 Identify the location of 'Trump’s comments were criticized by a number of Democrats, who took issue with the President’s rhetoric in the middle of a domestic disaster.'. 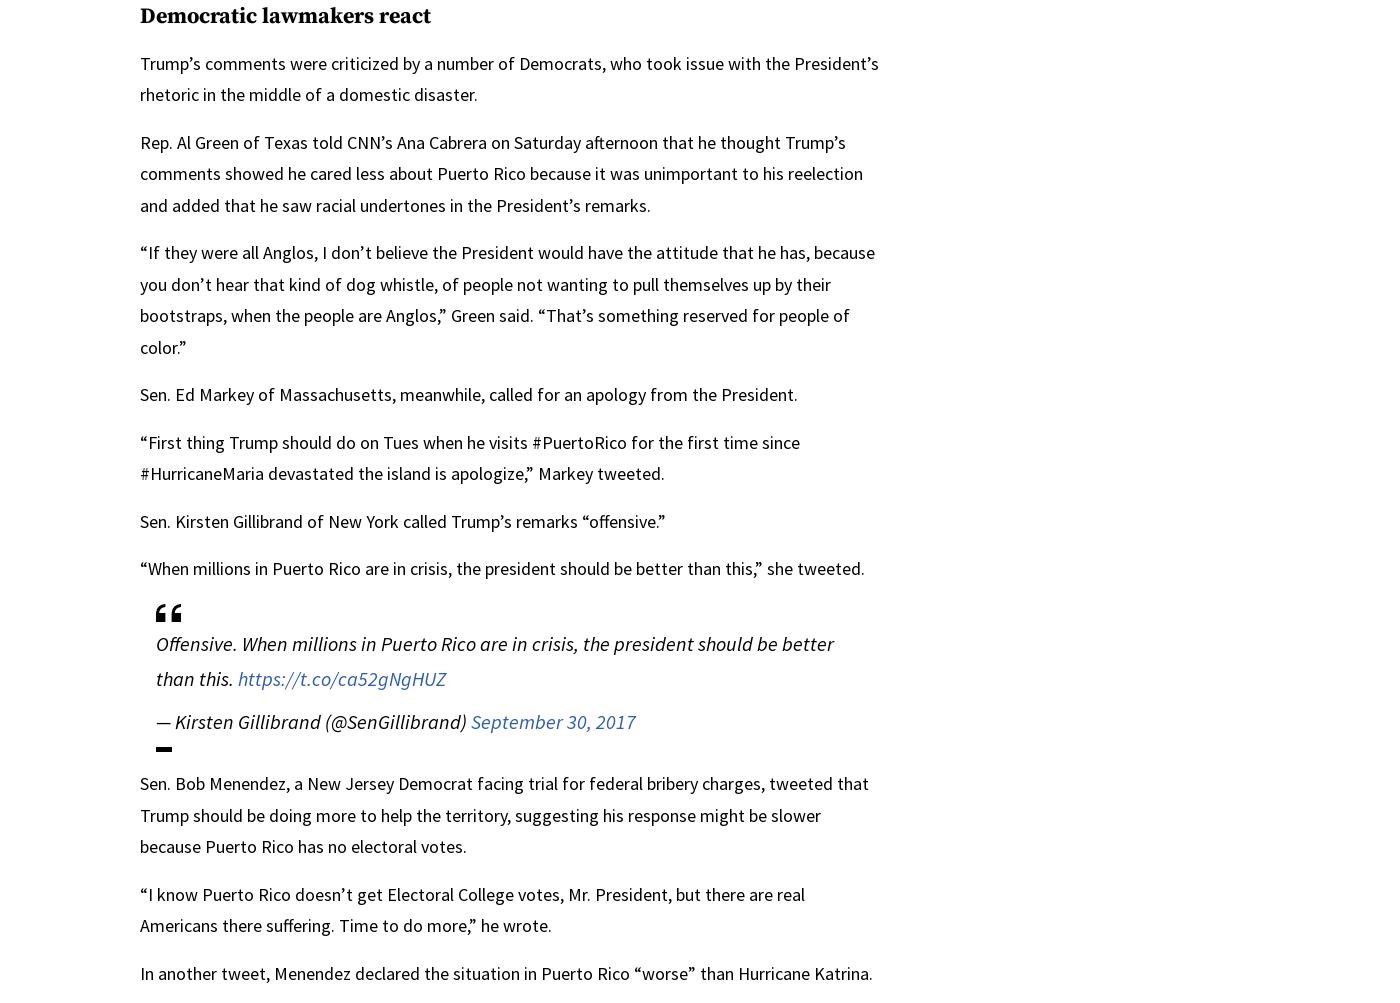
(508, 78).